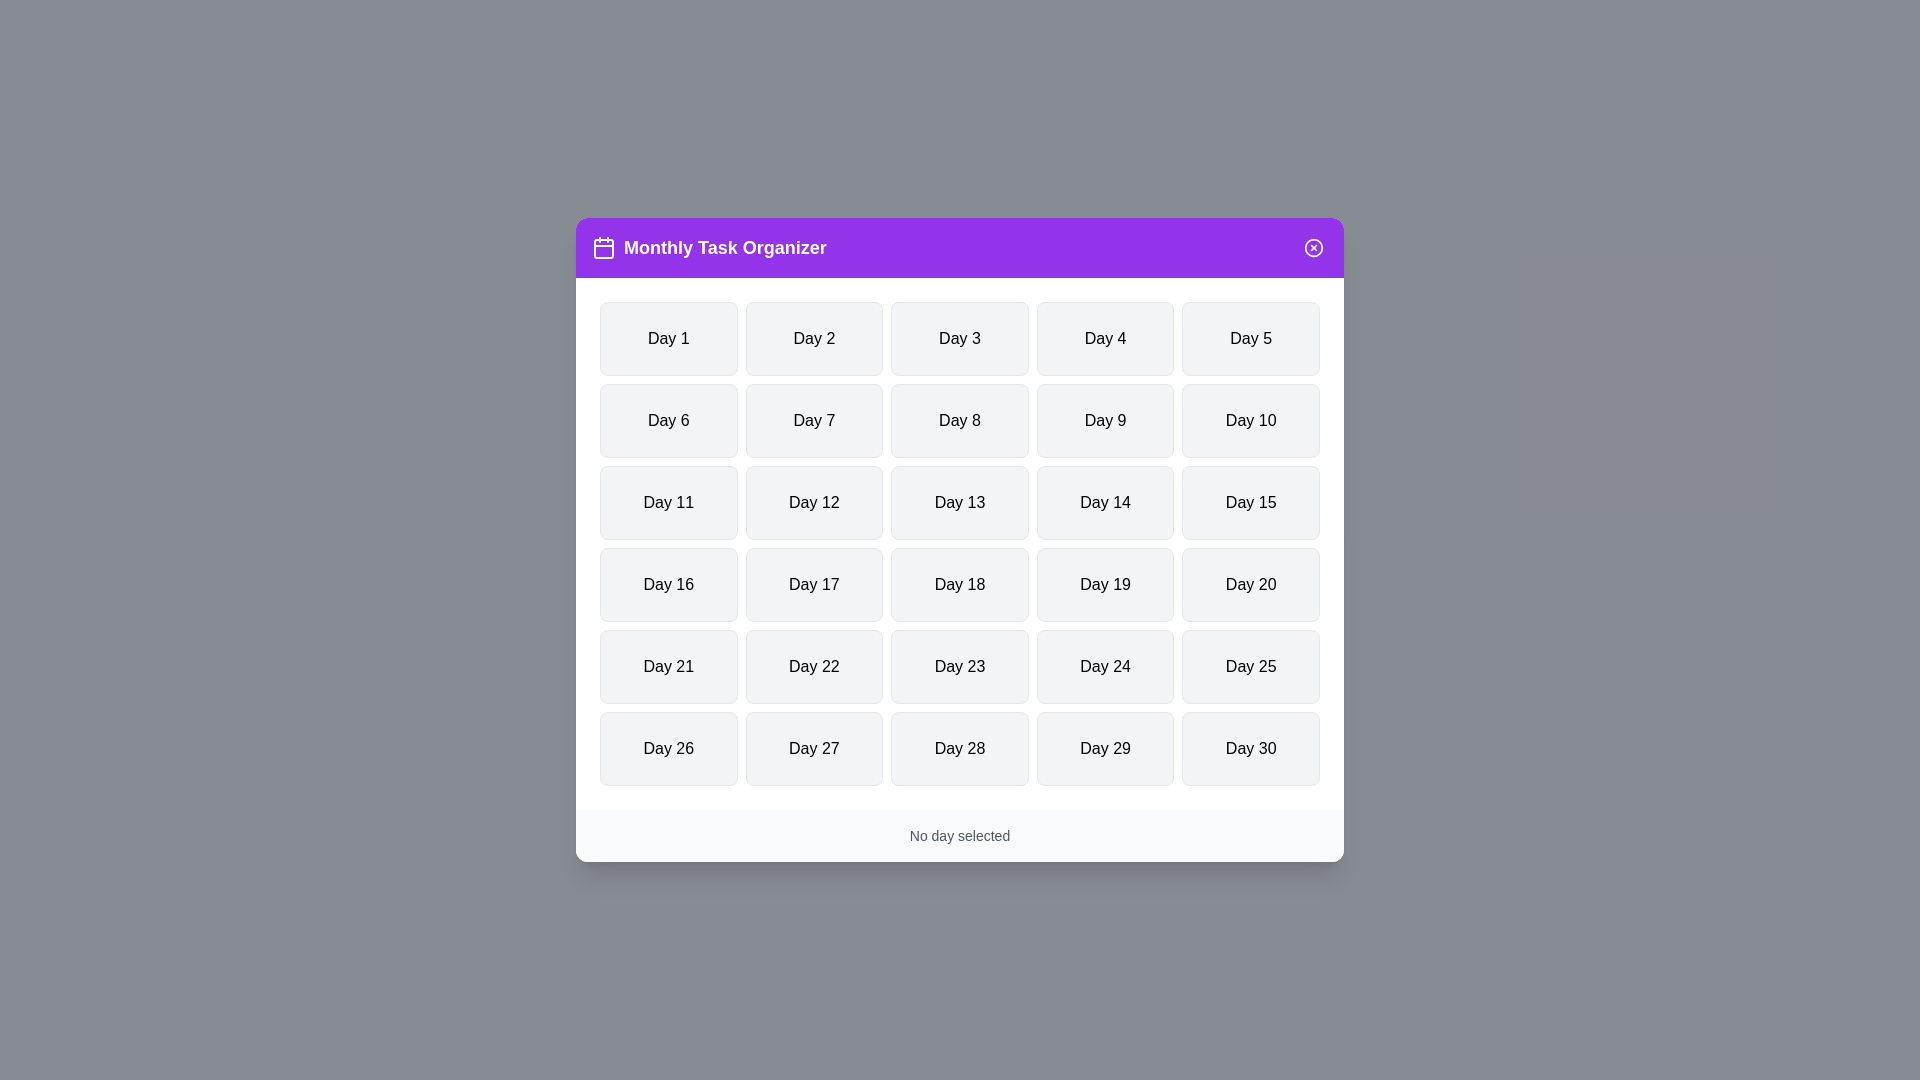 The height and width of the screenshot is (1080, 1920). Describe the element at coordinates (960, 338) in the screenshot. I see `the button labeled Day 3 to select the corresponding day` at that location.